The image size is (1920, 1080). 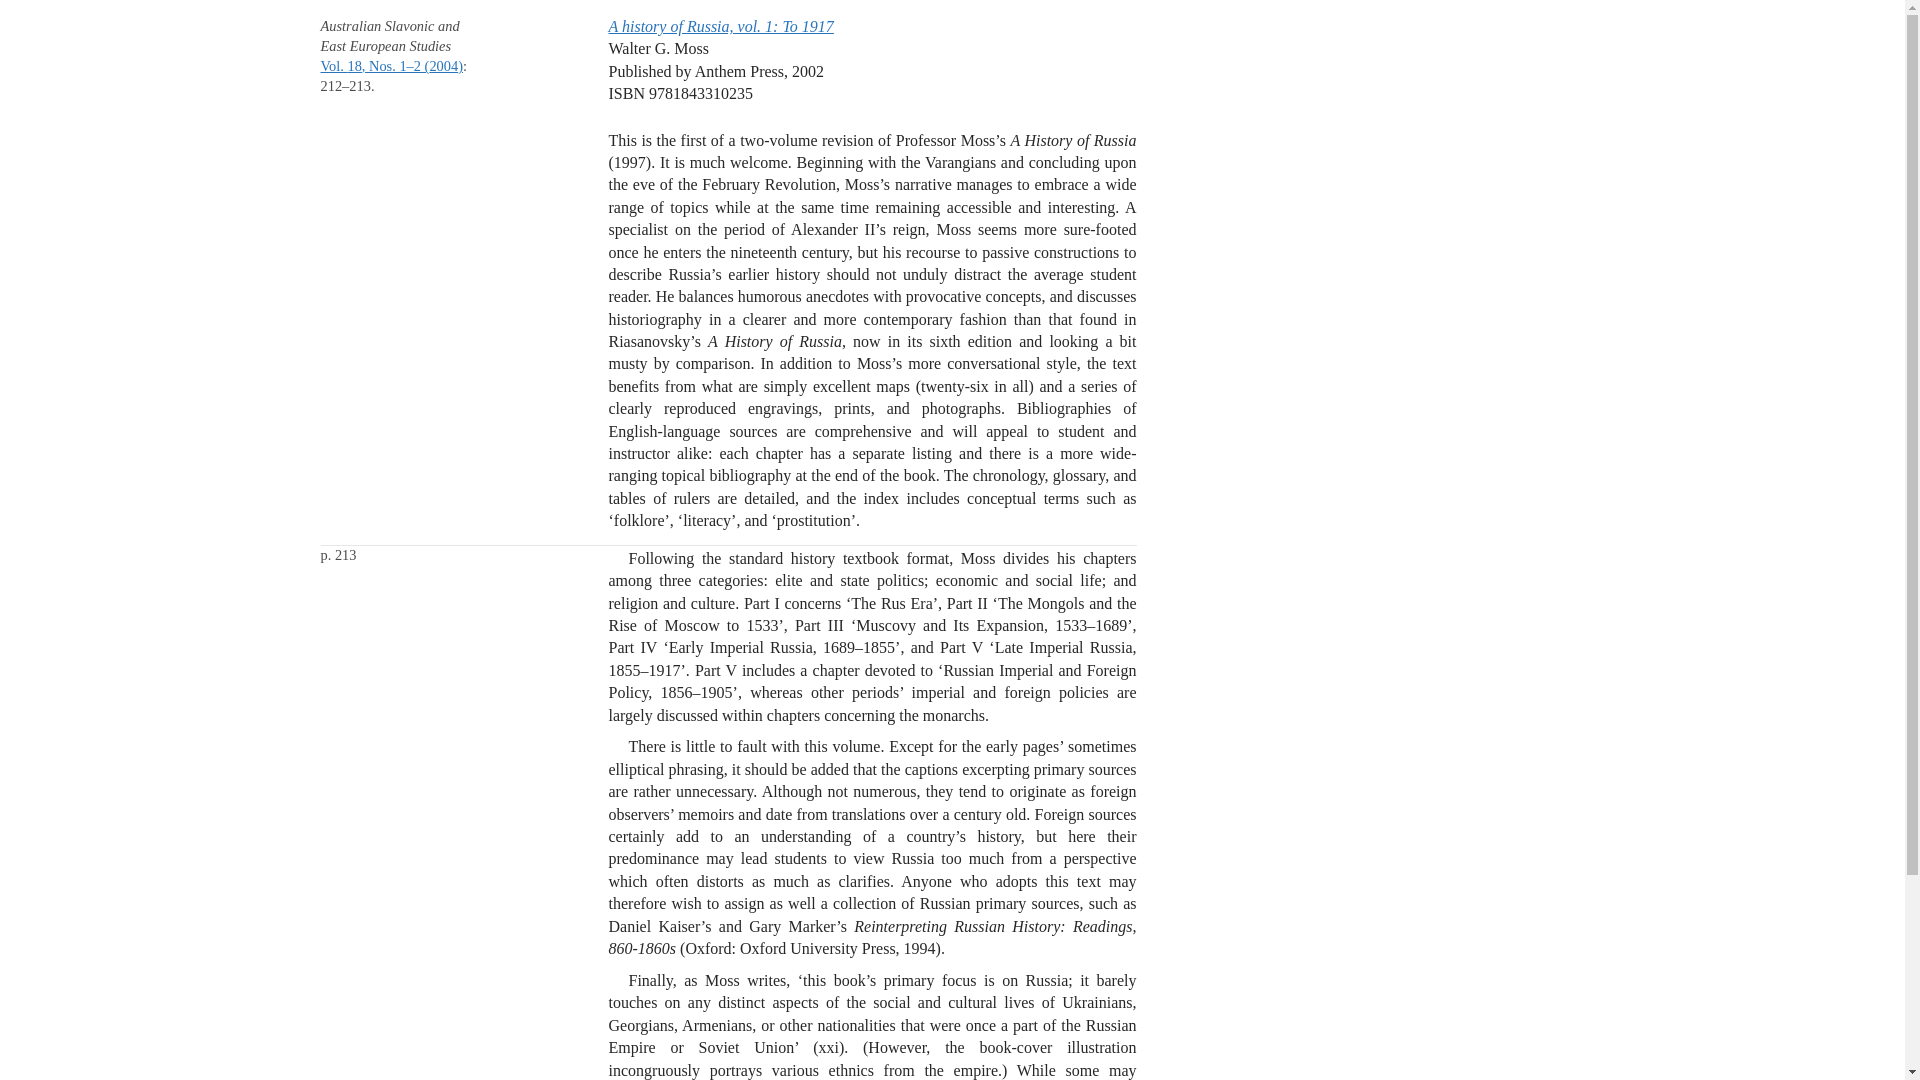 What do you see at coordinates (720, 26) in the screenshot?
I see `'A history of Russia, vol. 1: To 1917'` at bounding box center [720, 26].